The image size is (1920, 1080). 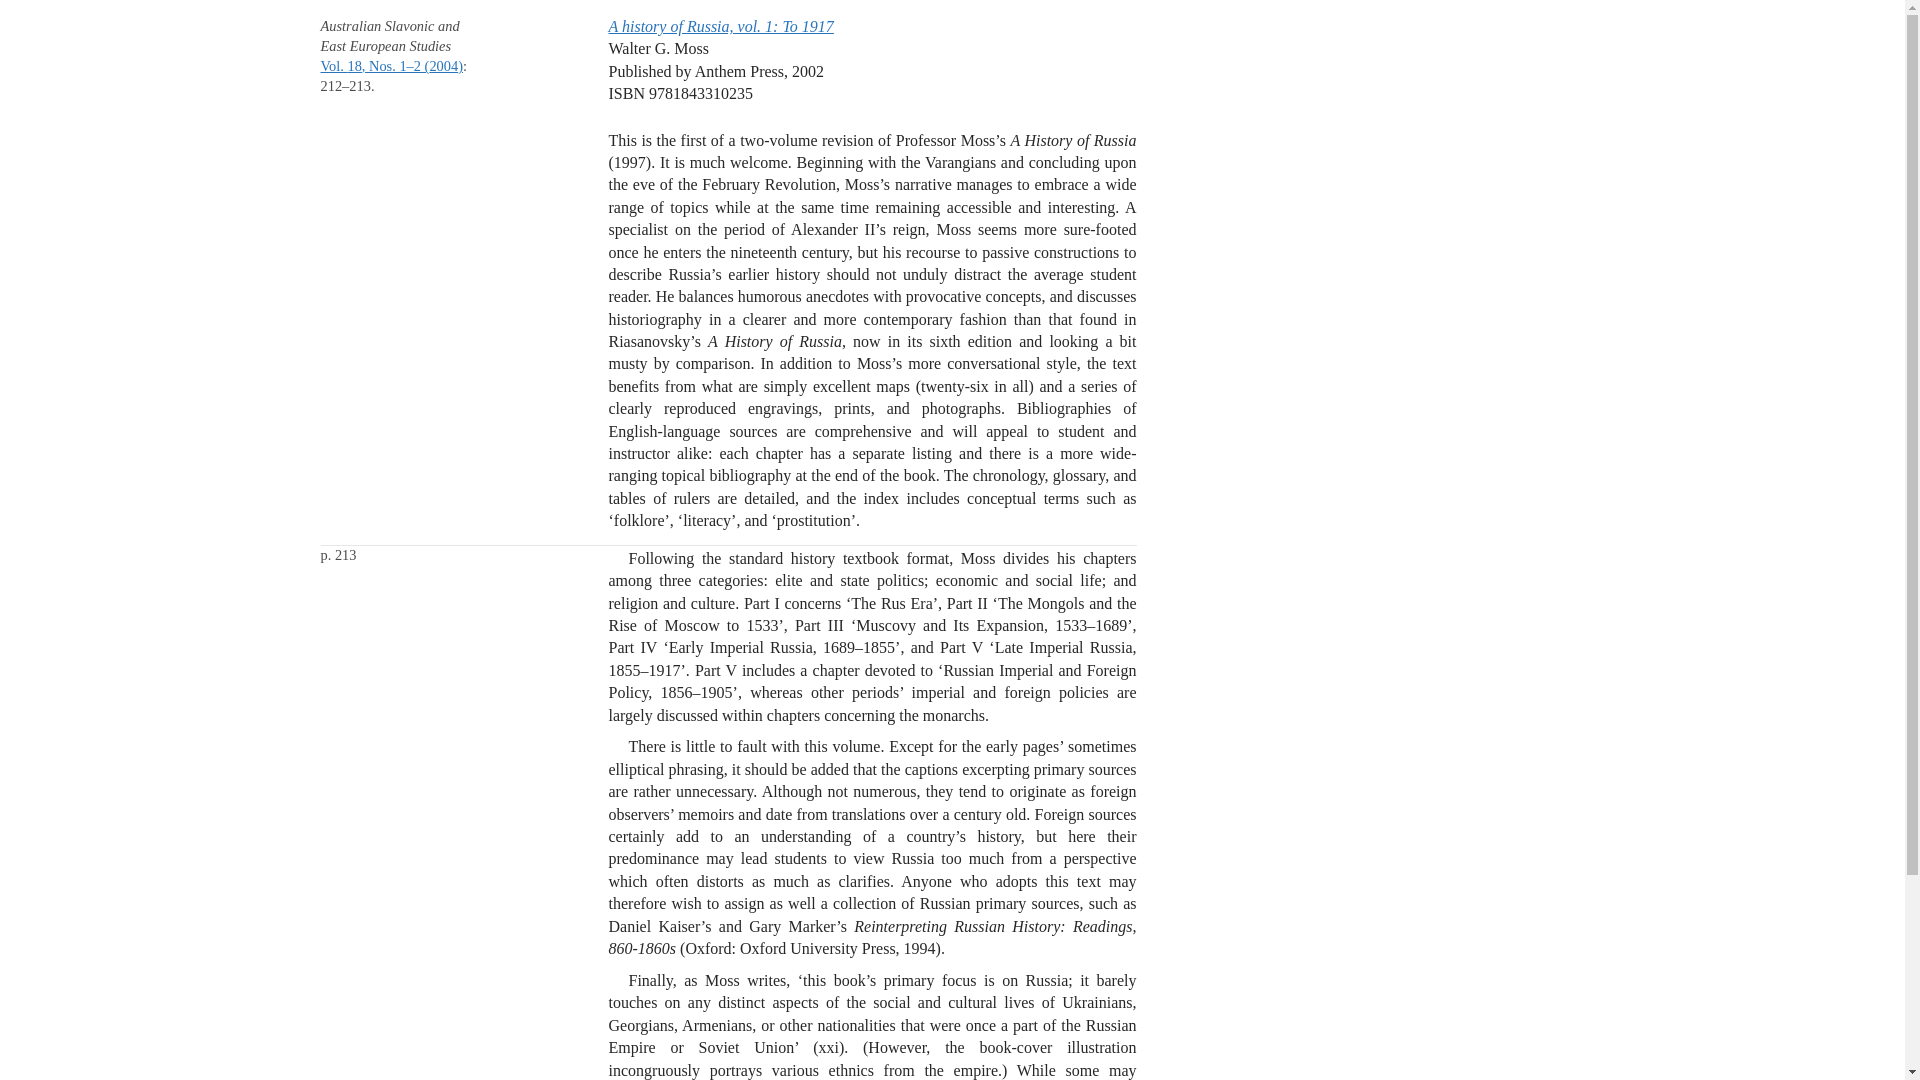 What do you see at coordinates (720, 26) in the screenshot?
I see `'A history of Russia, vol. 1: To 1917'` at bounding box center [720, 26].